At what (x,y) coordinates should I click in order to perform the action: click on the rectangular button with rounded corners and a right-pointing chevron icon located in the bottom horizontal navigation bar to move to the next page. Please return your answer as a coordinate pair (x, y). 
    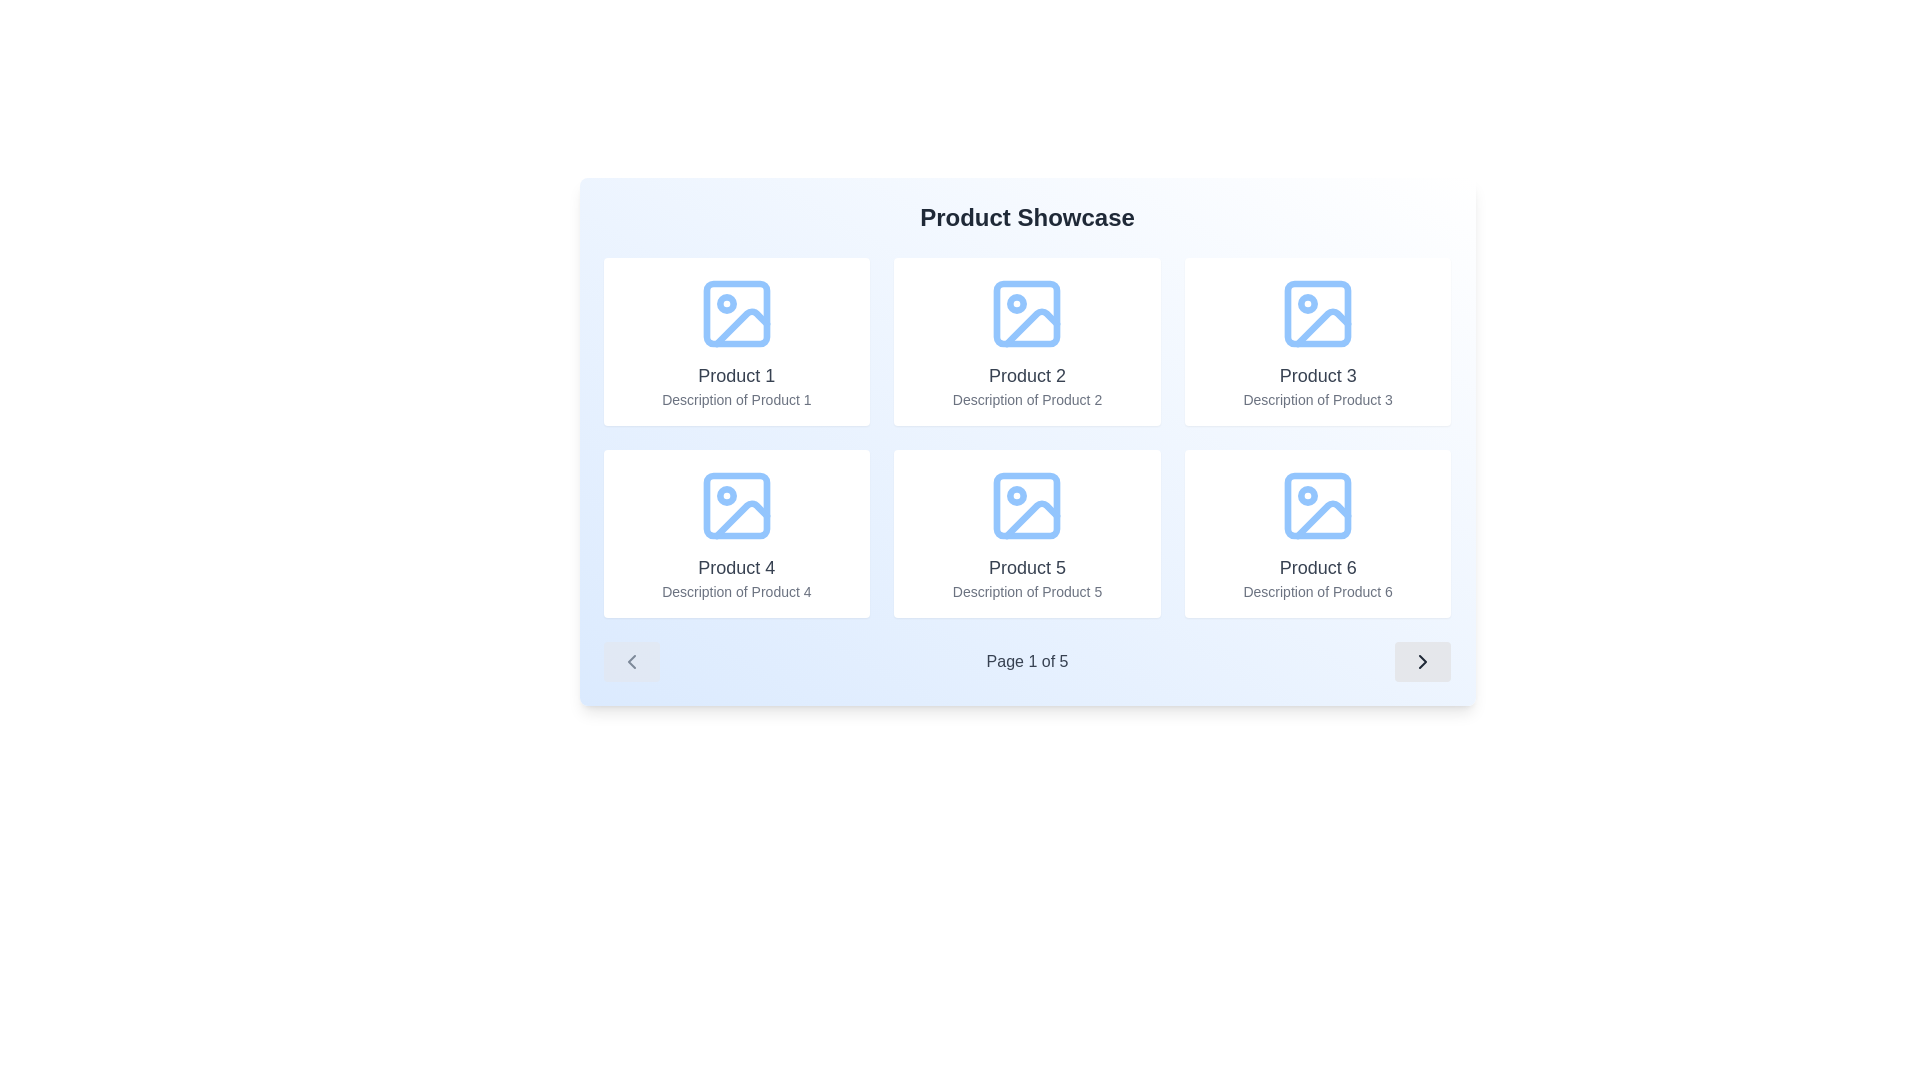
    Looking at the image, I should click on (1422, 662).